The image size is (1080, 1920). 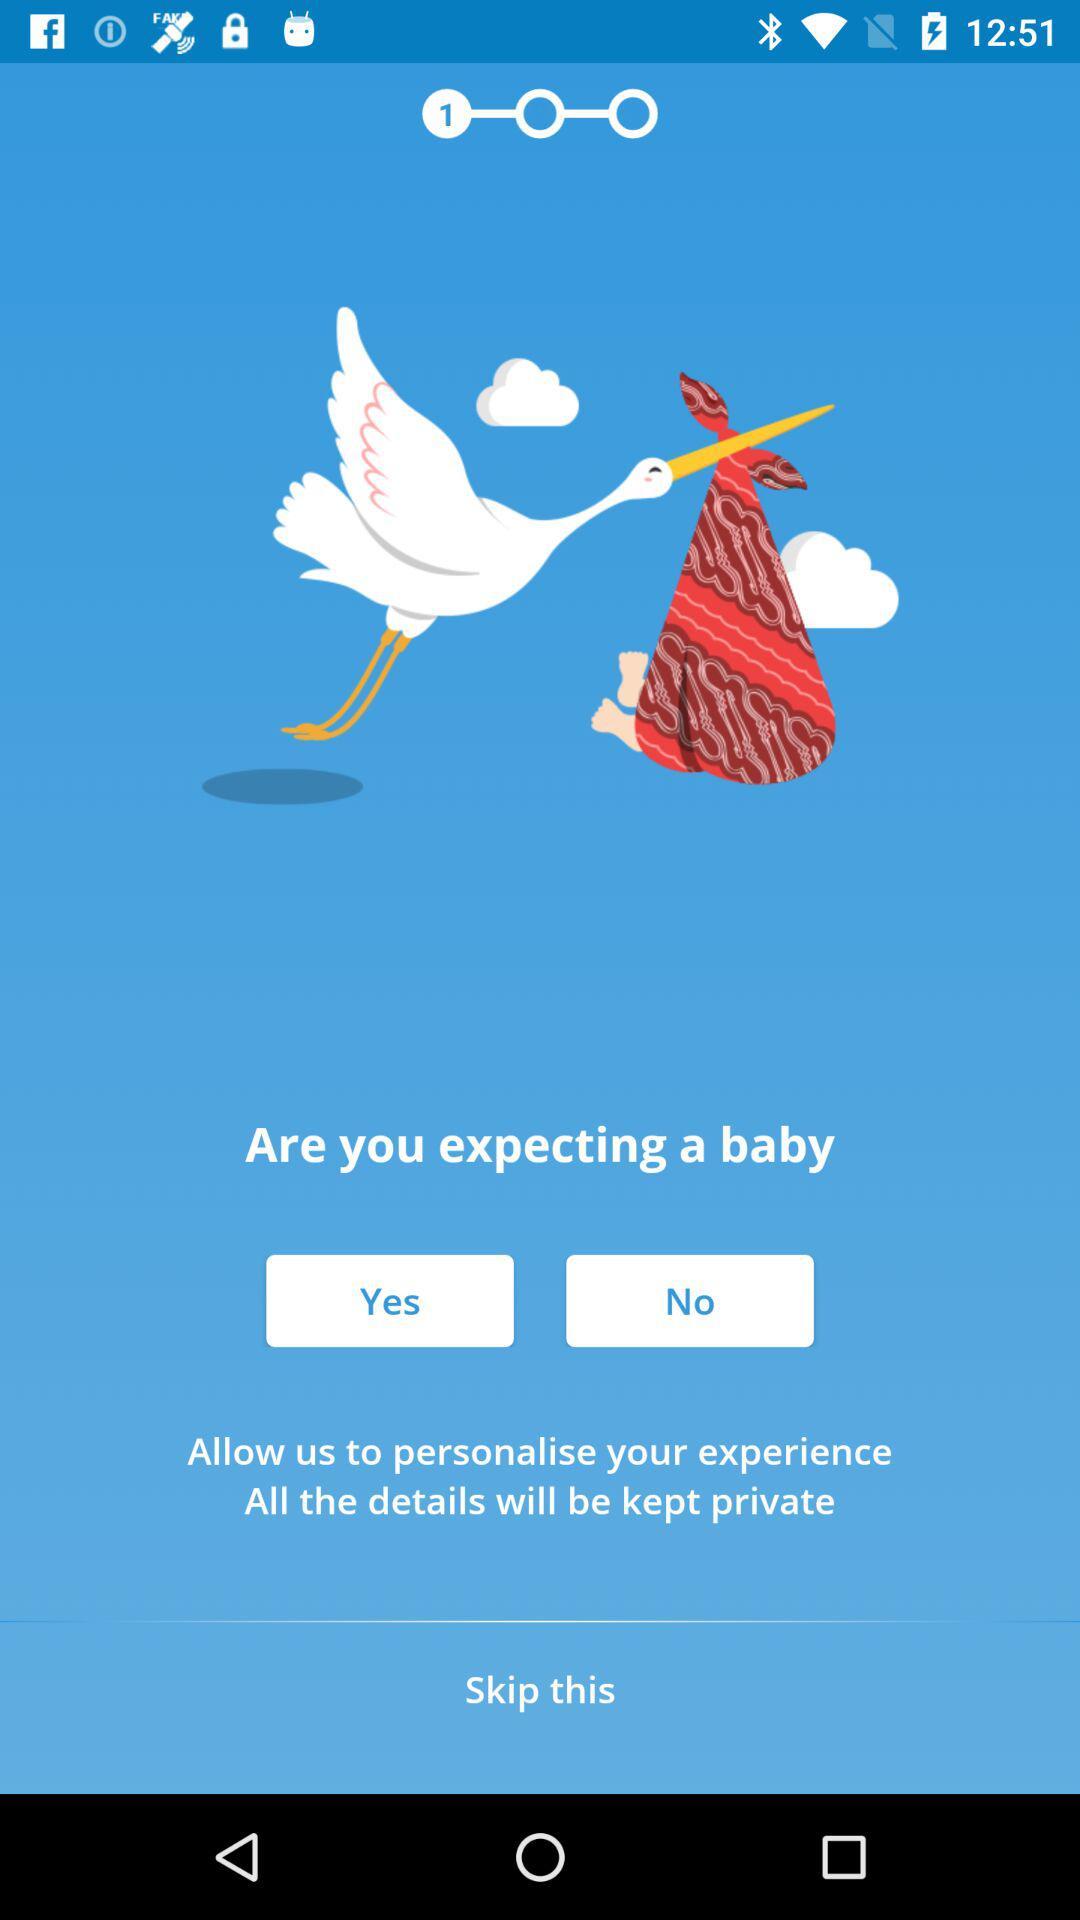 I want to click on icon above the allow us to item, so click(x=689, y=1300).